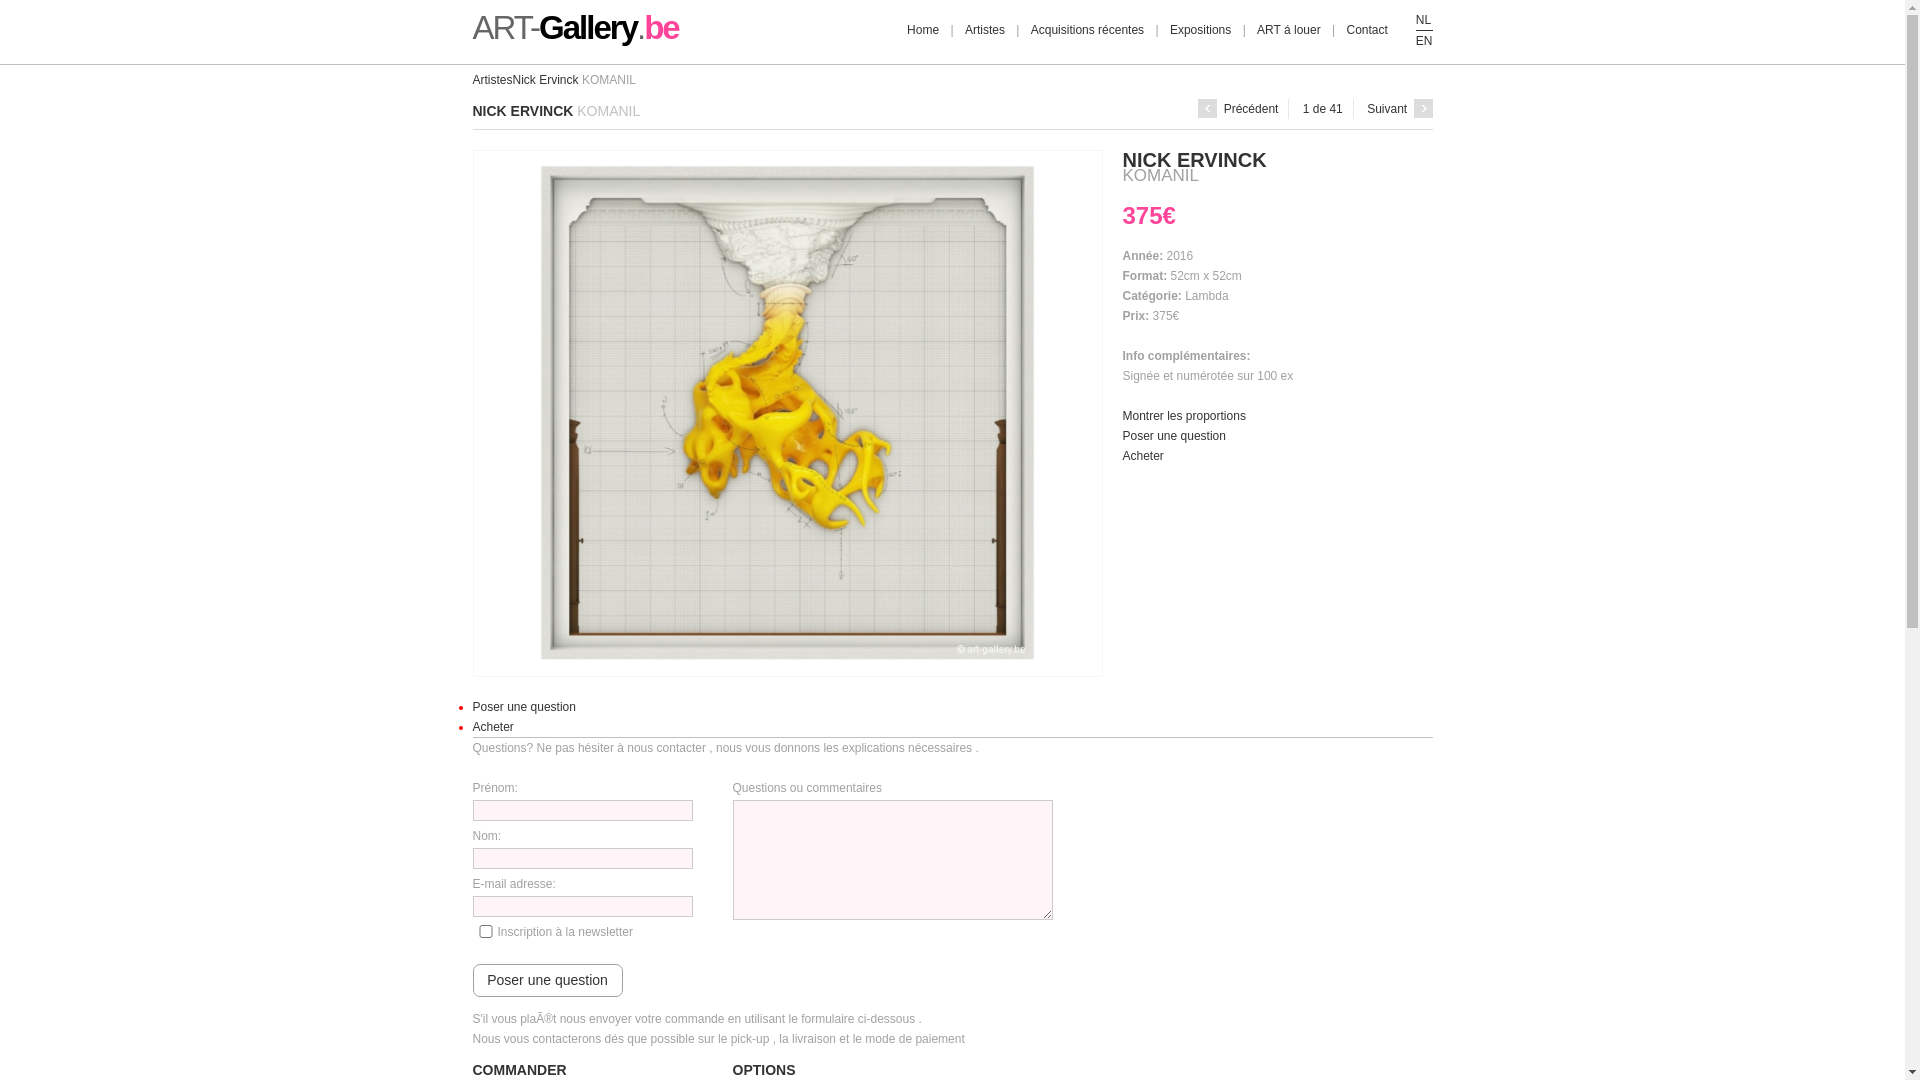 The height and width of the screenshot is (1080, 1920). What do you see at coordinates (1142, 455) in the screenshot?
I see `'Acheter'` at bounding box center [1142, 455].